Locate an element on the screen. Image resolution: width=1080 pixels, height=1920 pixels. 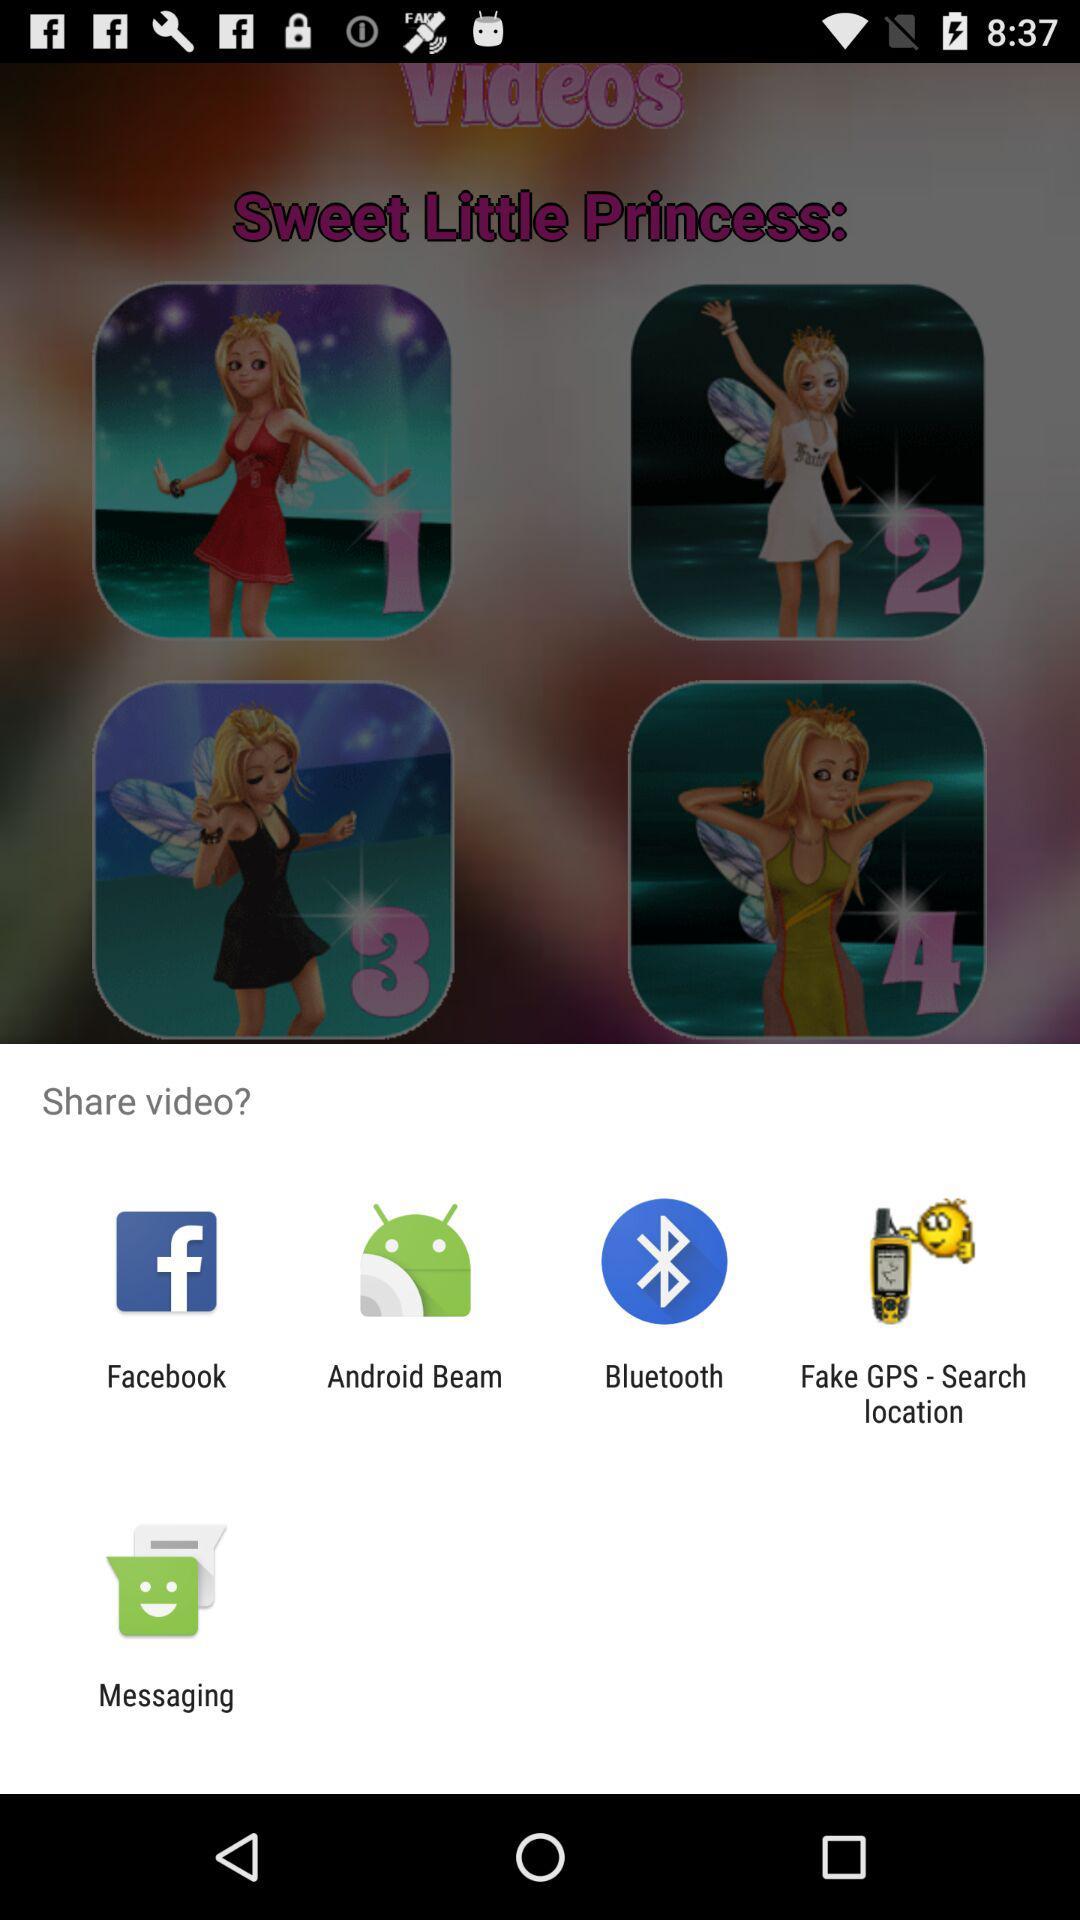
the app to the right of the android beam item is located at coordinates (664, 1392).